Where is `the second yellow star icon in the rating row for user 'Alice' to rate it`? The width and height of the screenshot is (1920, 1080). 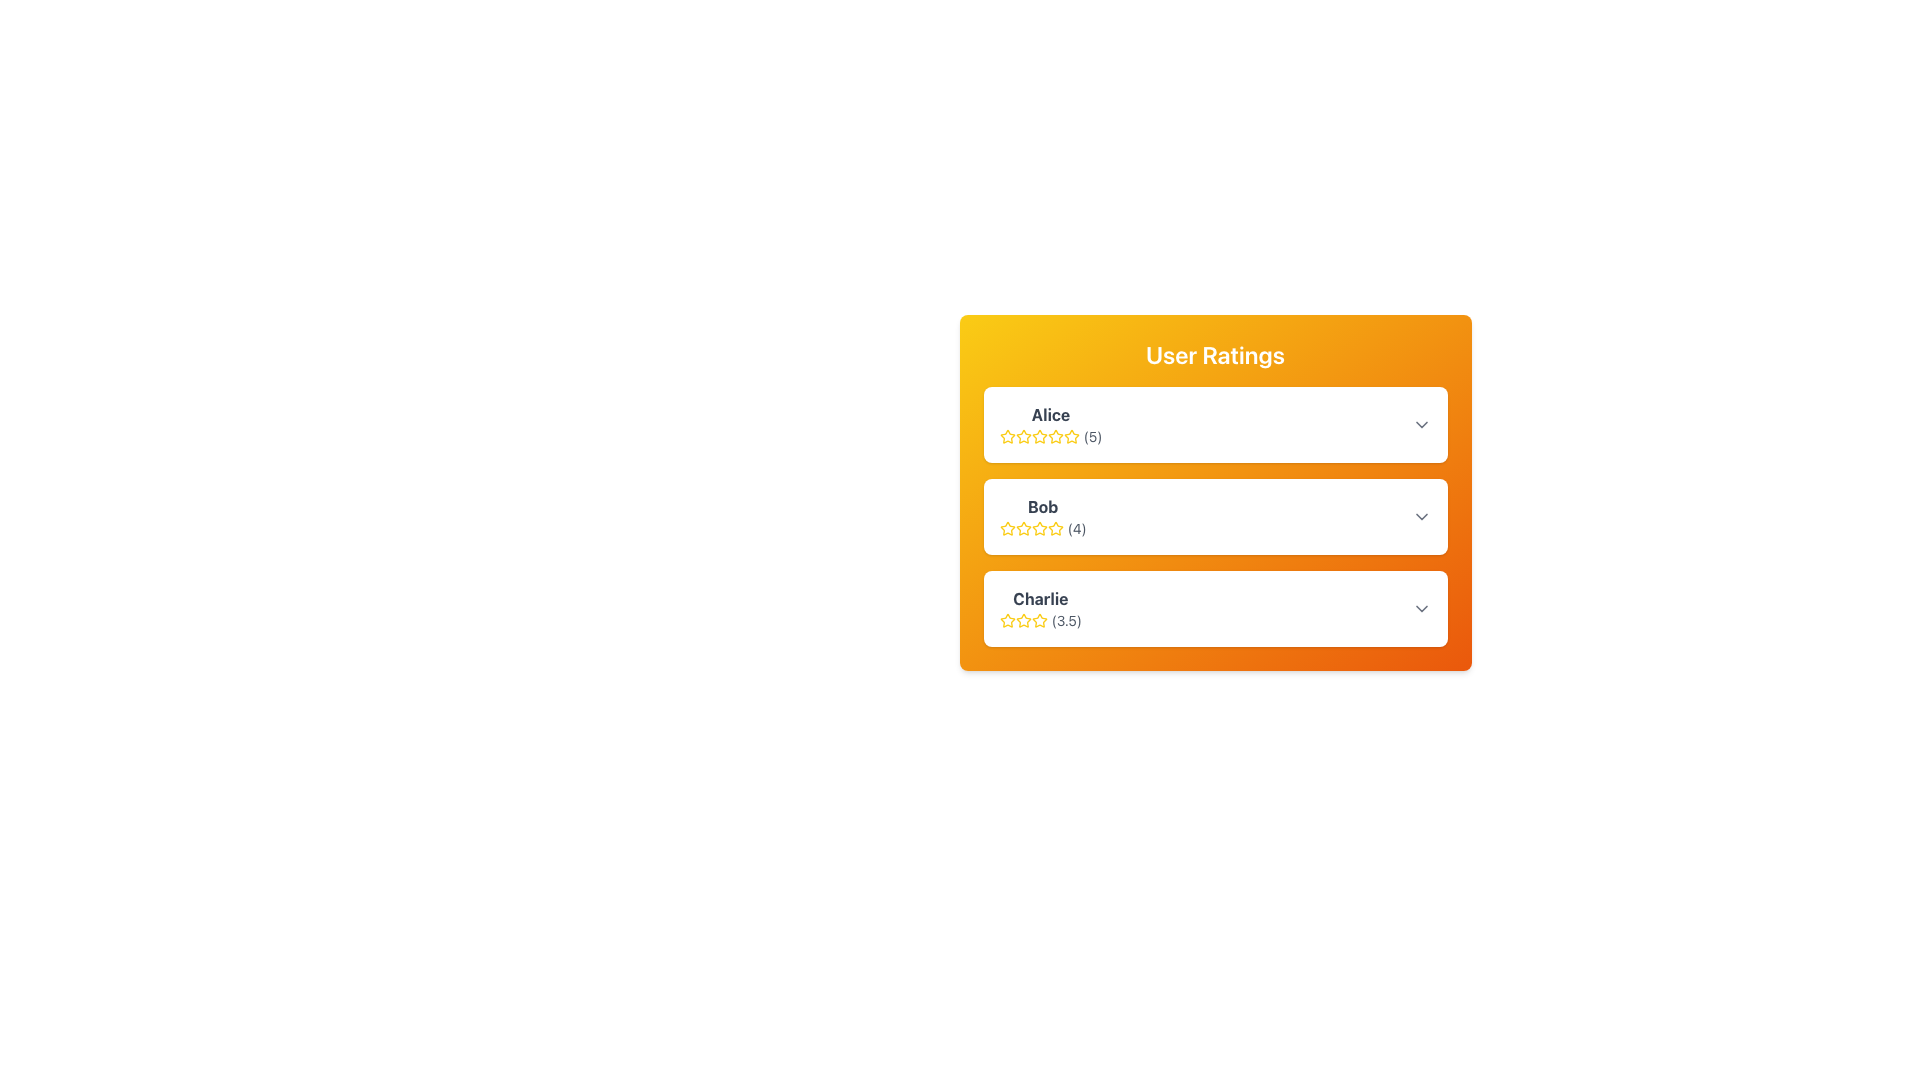
the second yellow star icon in the rating row for user 'Alice' to rate it is located at coordinates (1038, 434).